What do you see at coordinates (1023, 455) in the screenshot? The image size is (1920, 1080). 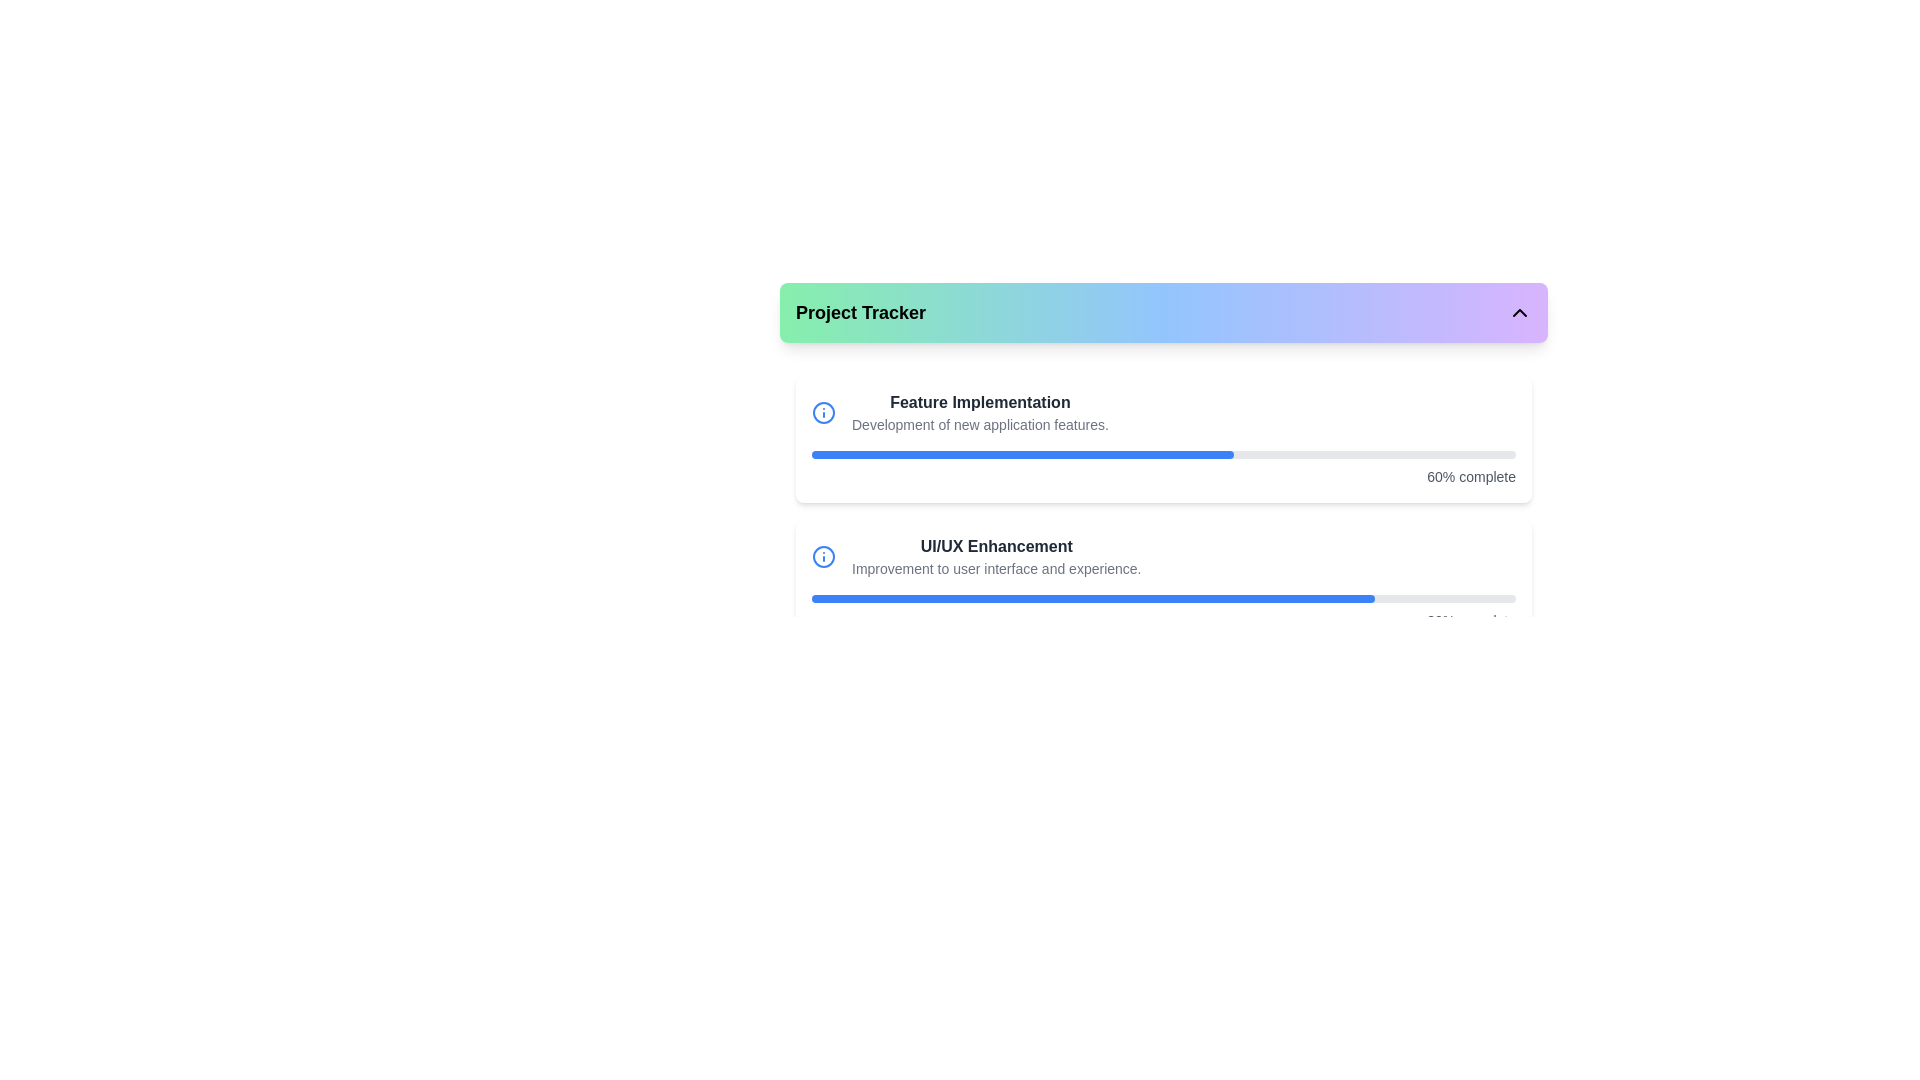 I see `Progress Bar Filling element, which visually represents the completion percentage for the 'Feature Implementation' task, located below the 'Feature Implementation' heading` at bounding box center [1023, 455].